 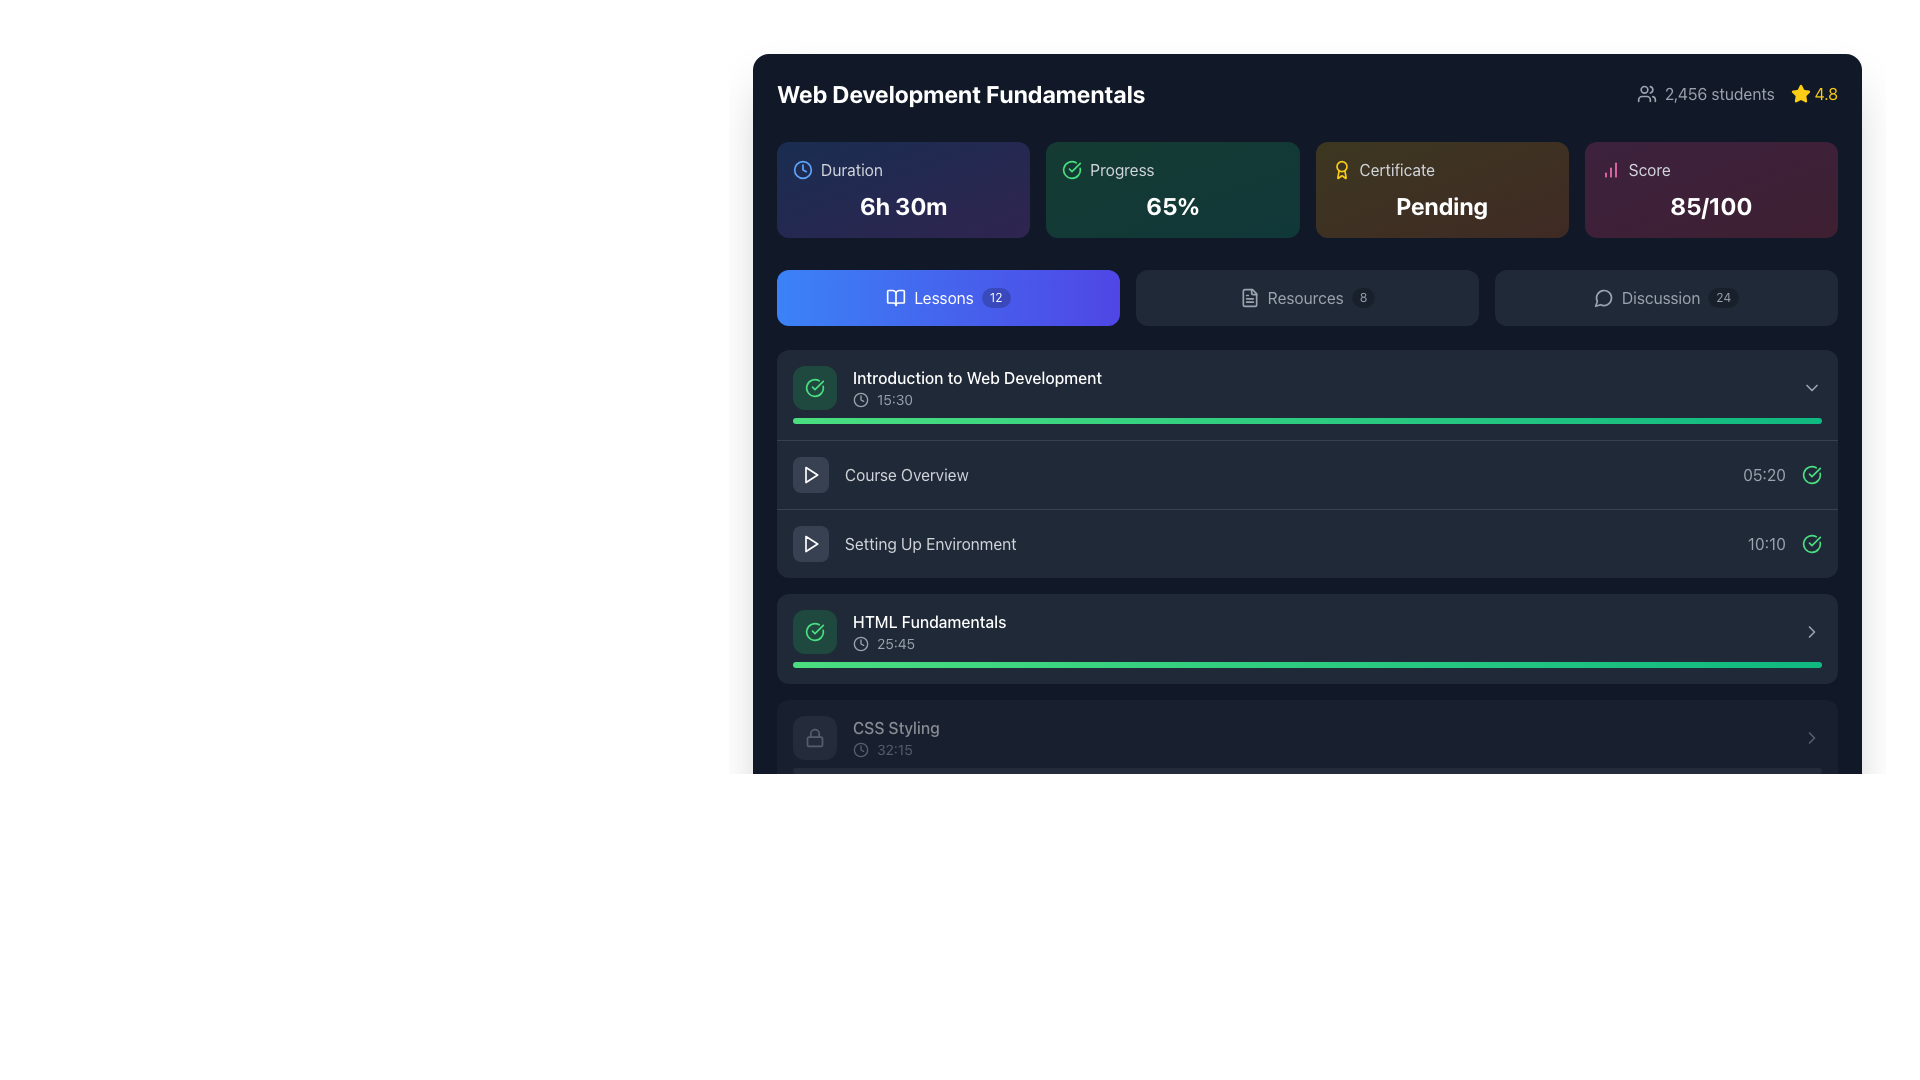 I want to click on the decorative icon that signifies the completion of the 'HTML Fundamentals' course, positioned to the left of the course title text, so click(x=815, y=632).